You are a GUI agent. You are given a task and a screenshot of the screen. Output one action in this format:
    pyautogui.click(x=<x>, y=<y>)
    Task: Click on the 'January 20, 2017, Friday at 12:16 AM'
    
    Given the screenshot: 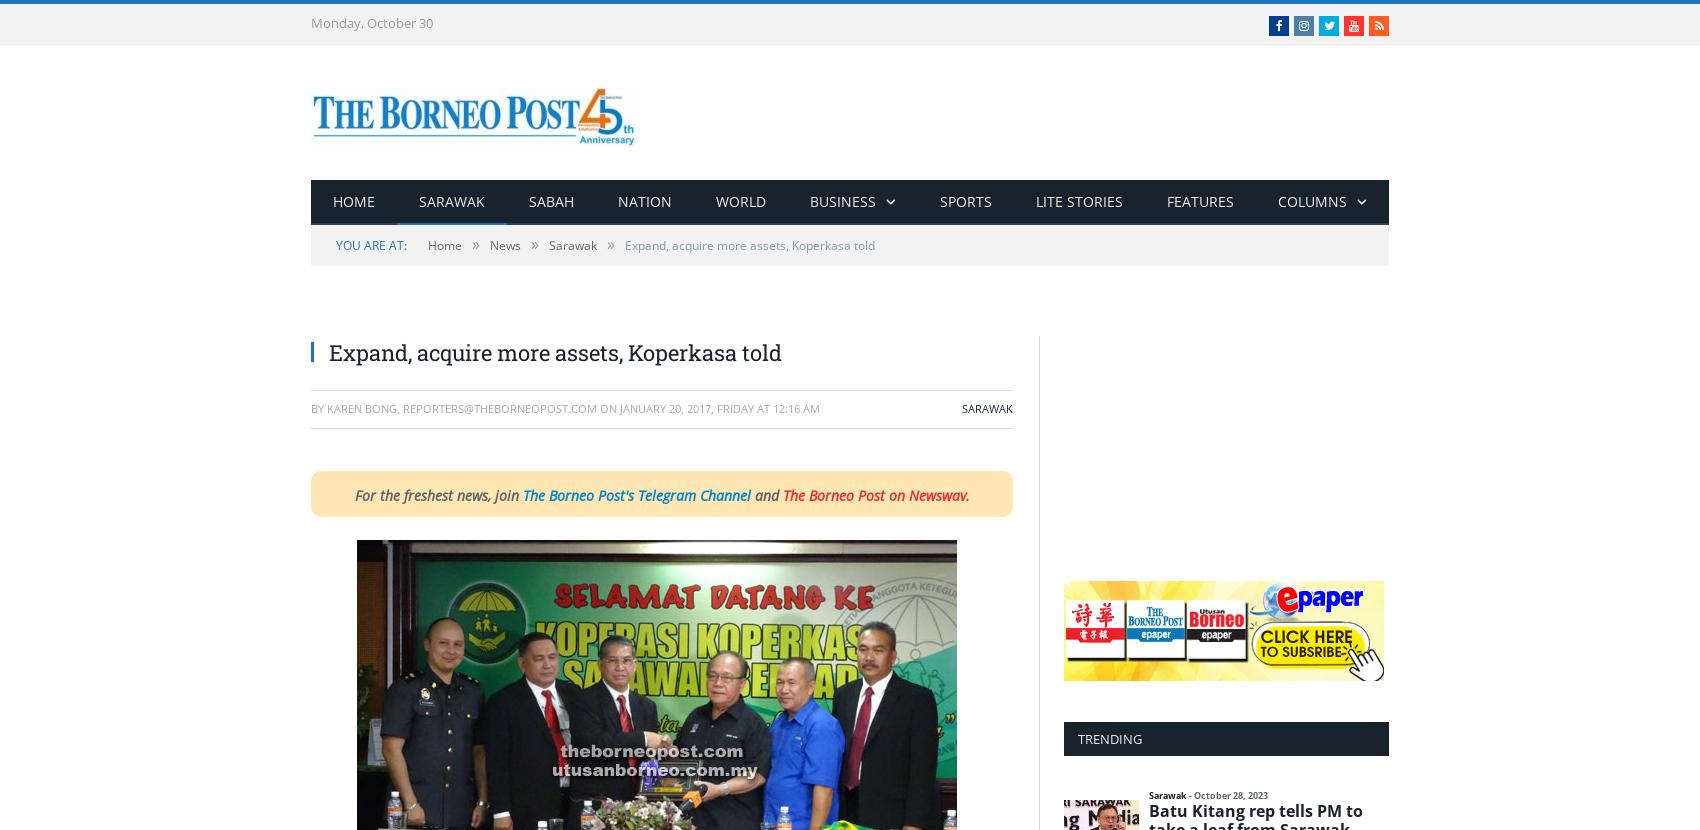 What is the action you would take?
    pyautogui.click(x=719, y=407)
    